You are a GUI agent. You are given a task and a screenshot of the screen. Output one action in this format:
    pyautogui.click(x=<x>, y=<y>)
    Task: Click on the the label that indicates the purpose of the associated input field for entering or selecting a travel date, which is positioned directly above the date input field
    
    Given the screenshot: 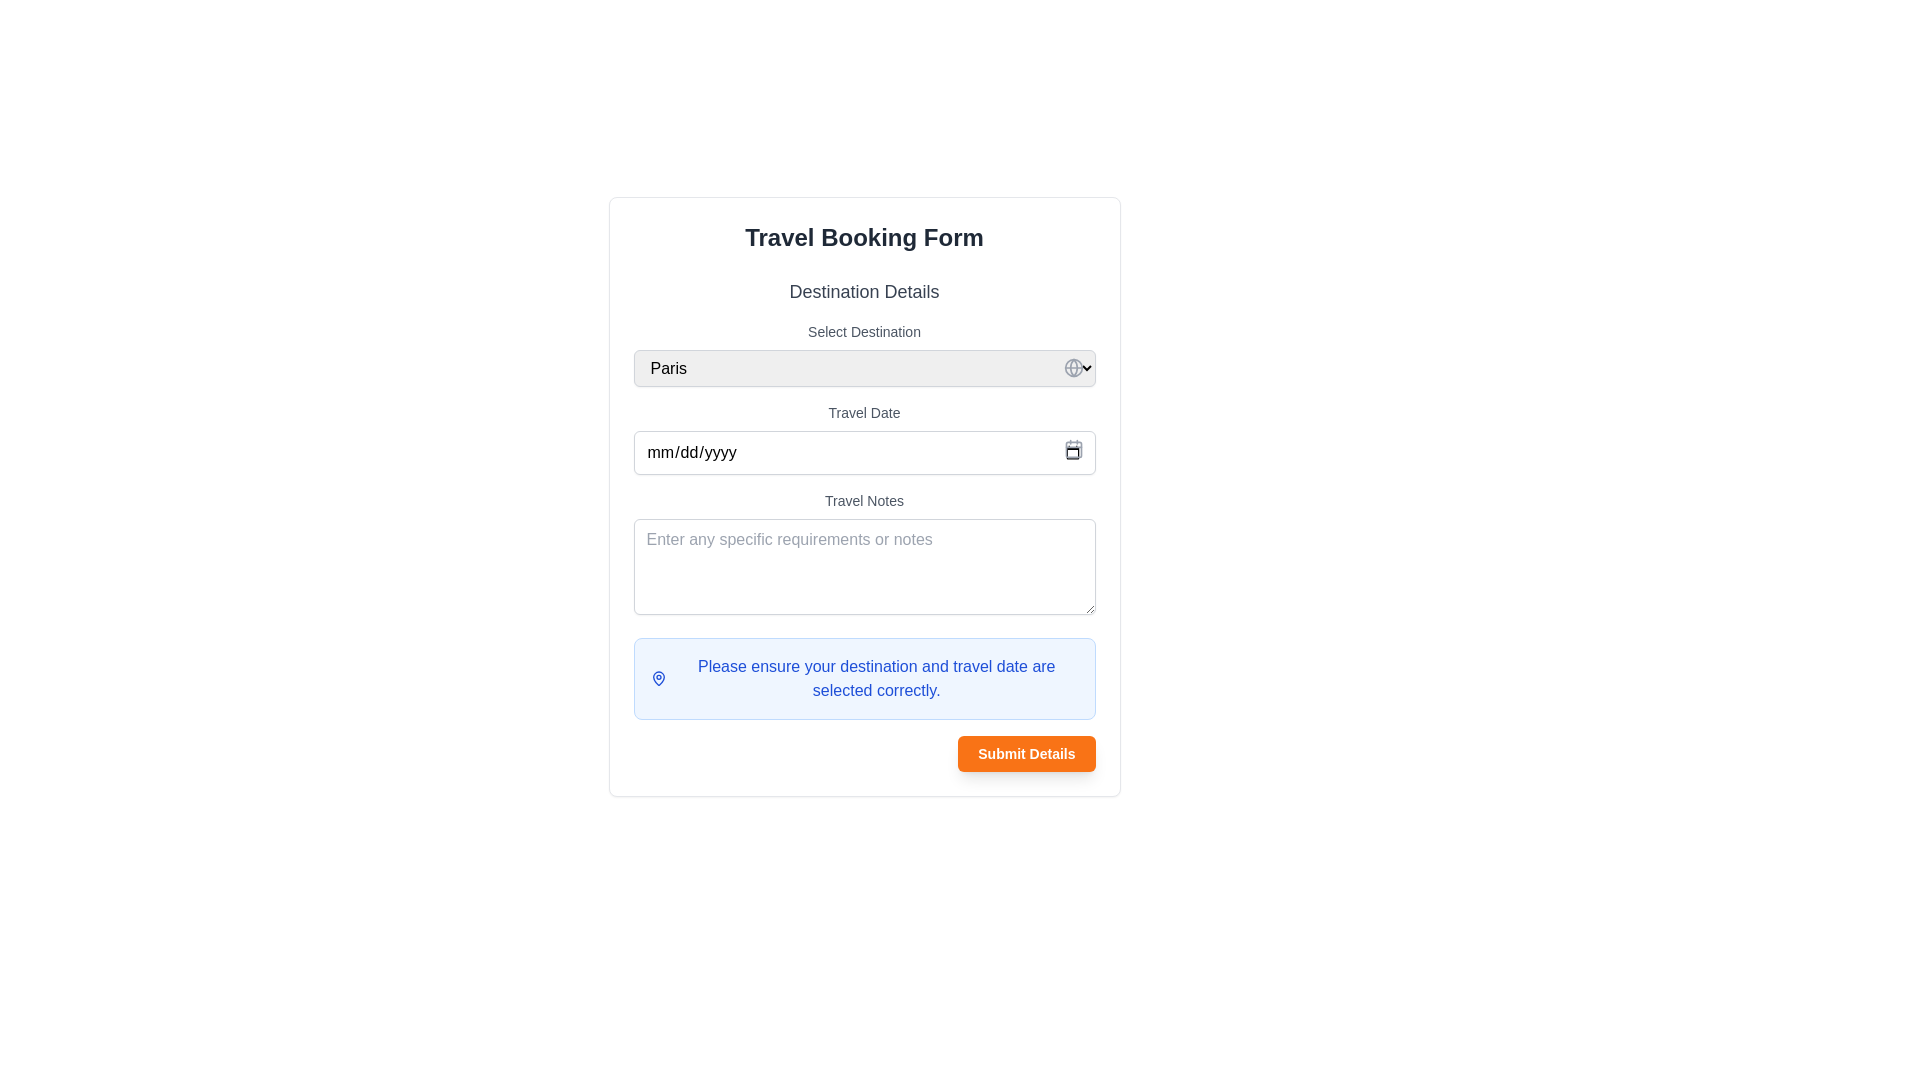 What is the action you would take?
    pyautogui.click(x=864, y=411)
    